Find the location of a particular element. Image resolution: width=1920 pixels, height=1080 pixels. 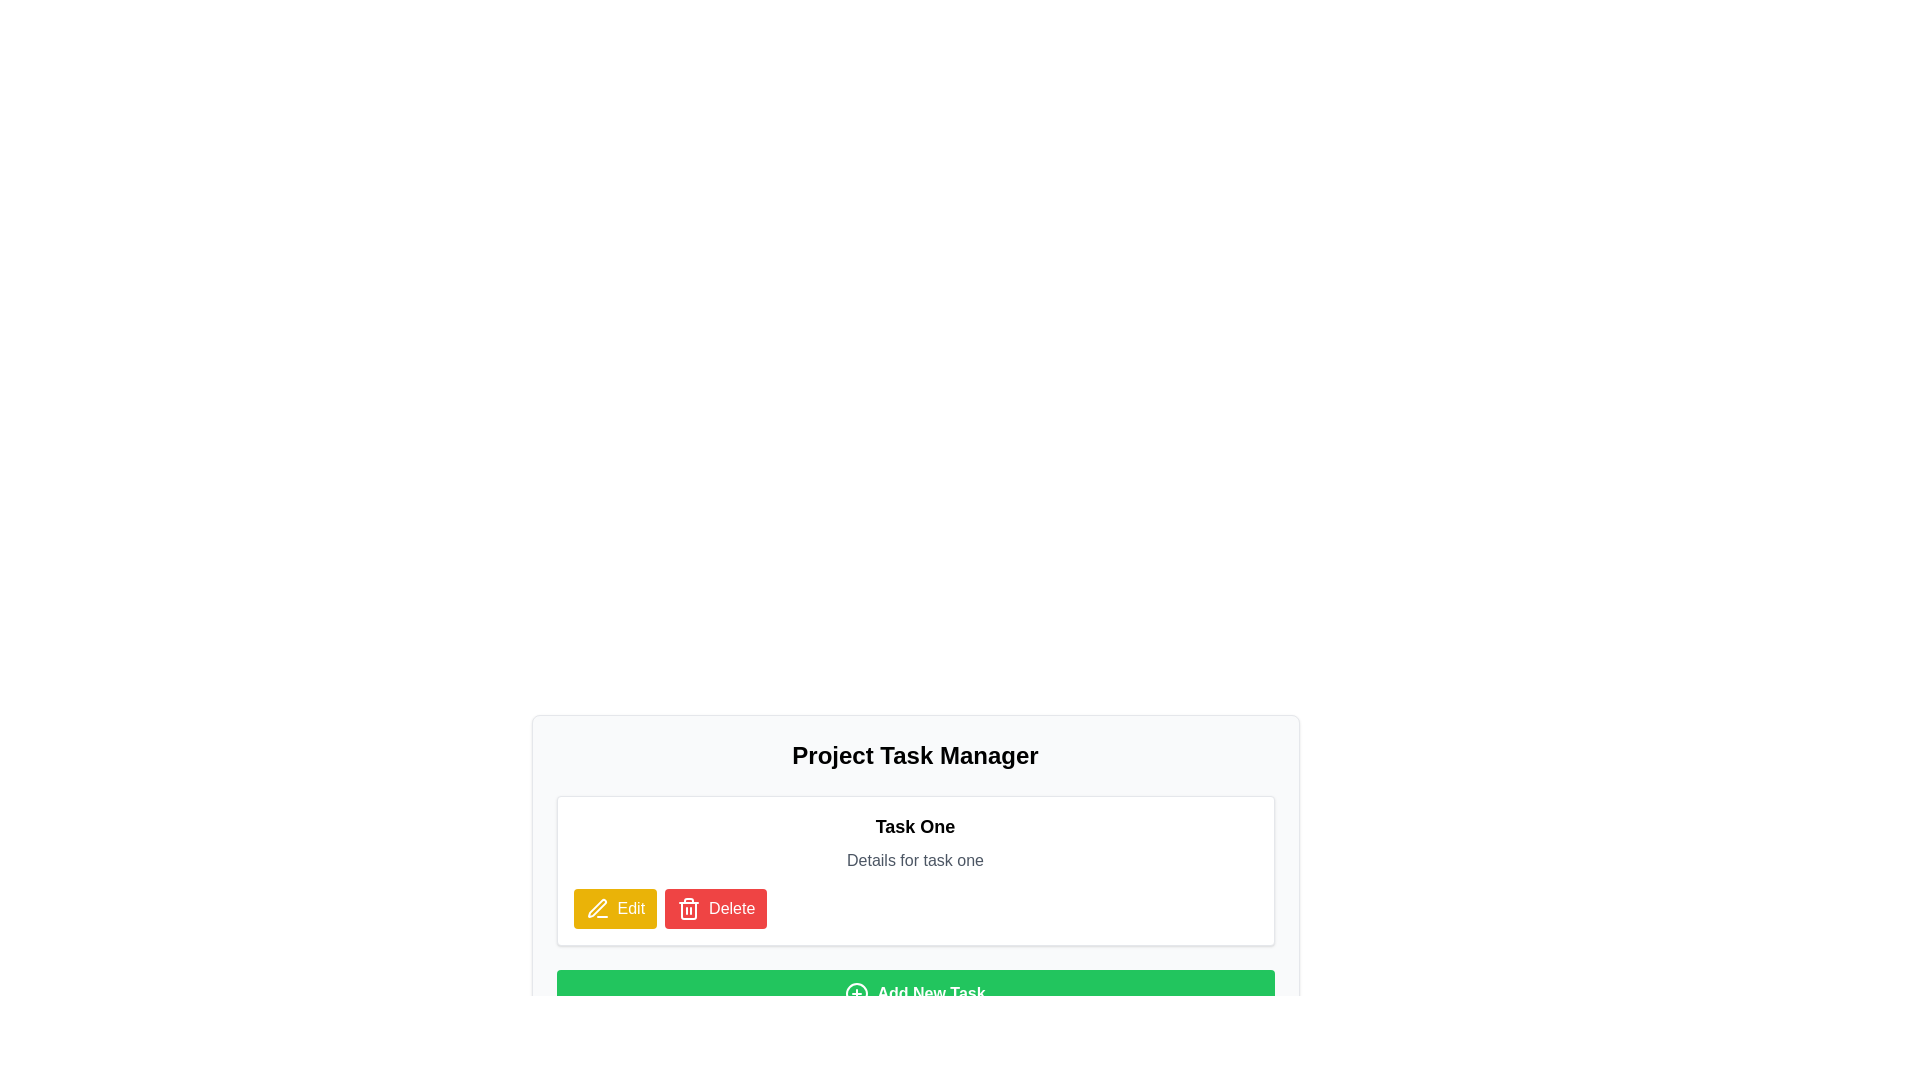

the trash can icon, which is a modern line design in white on a red background, located to the right of the 'Delete' button below the 'Task One' card, to confirm the deletion is located at coordinates (689, 909).